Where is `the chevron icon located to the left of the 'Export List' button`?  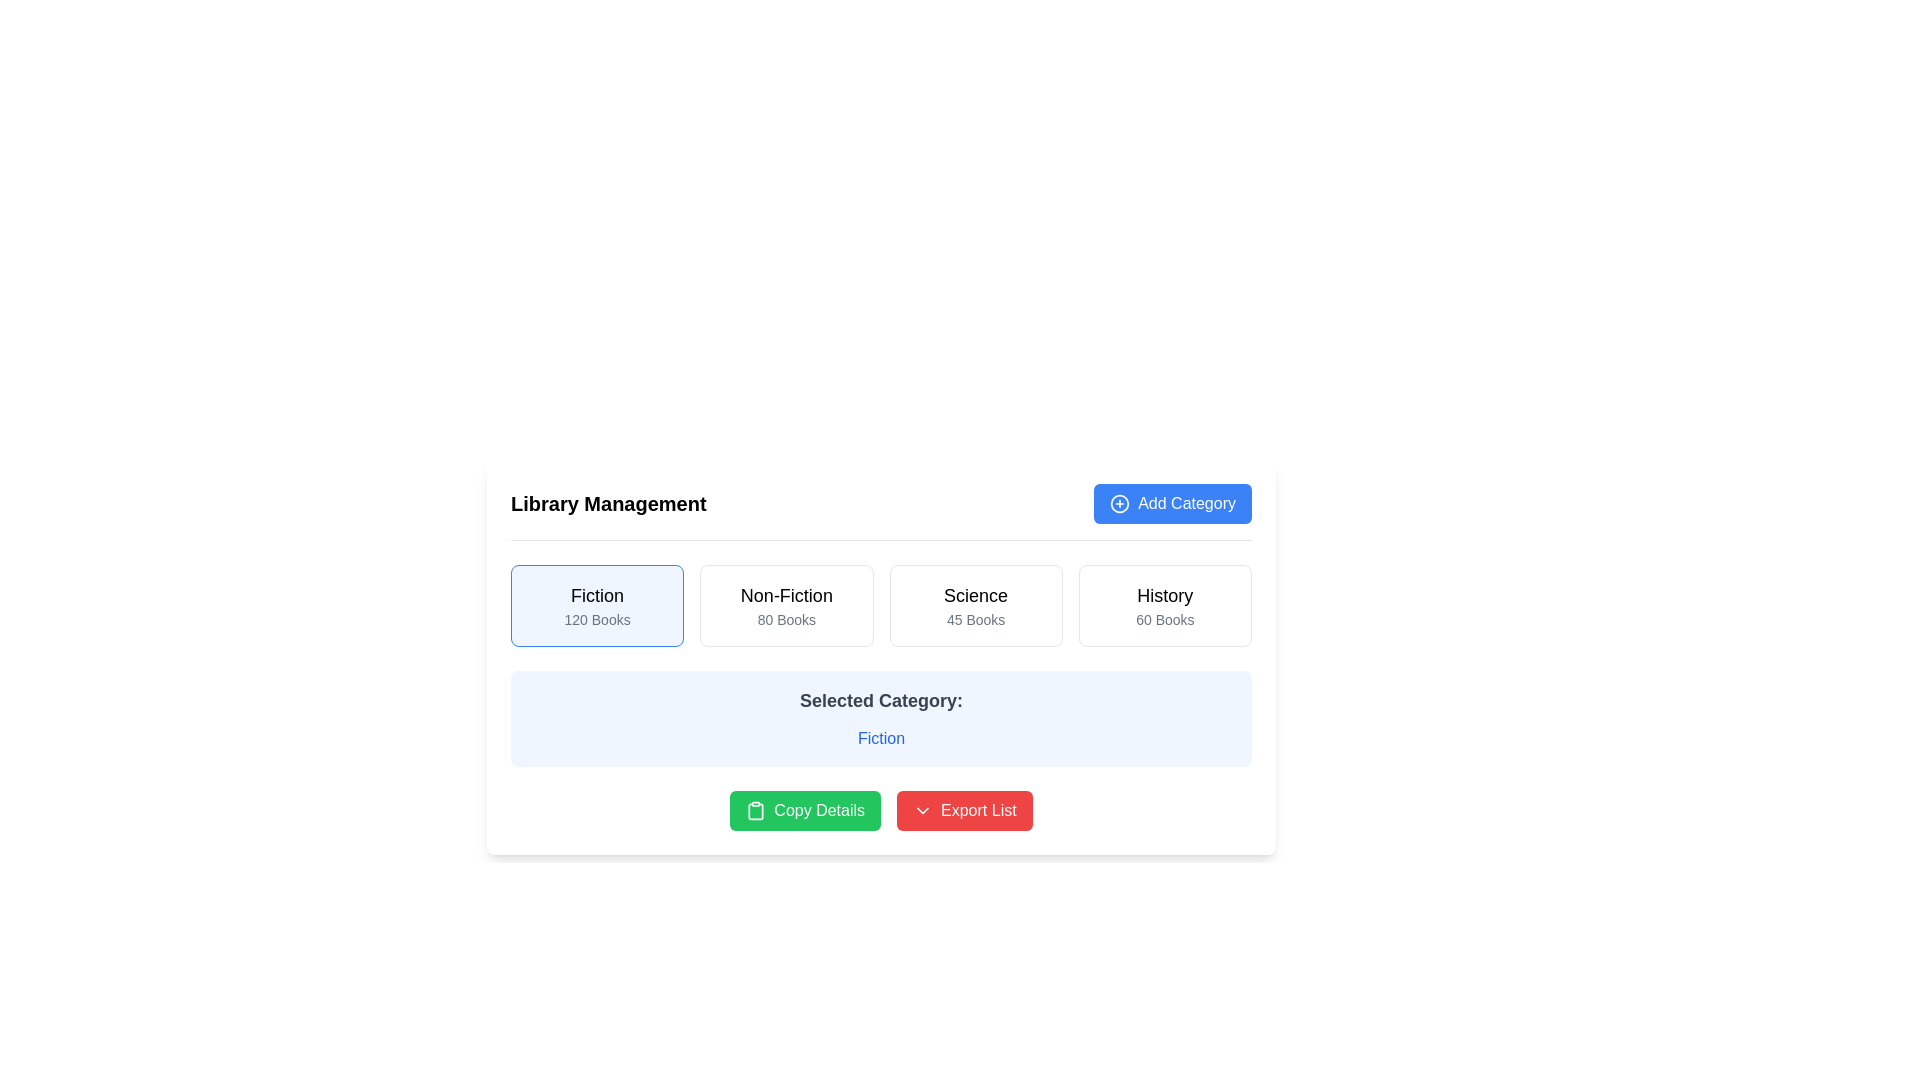 the chevron icon located to the left of the 'Export List' button is located at coordinates (922, 810).